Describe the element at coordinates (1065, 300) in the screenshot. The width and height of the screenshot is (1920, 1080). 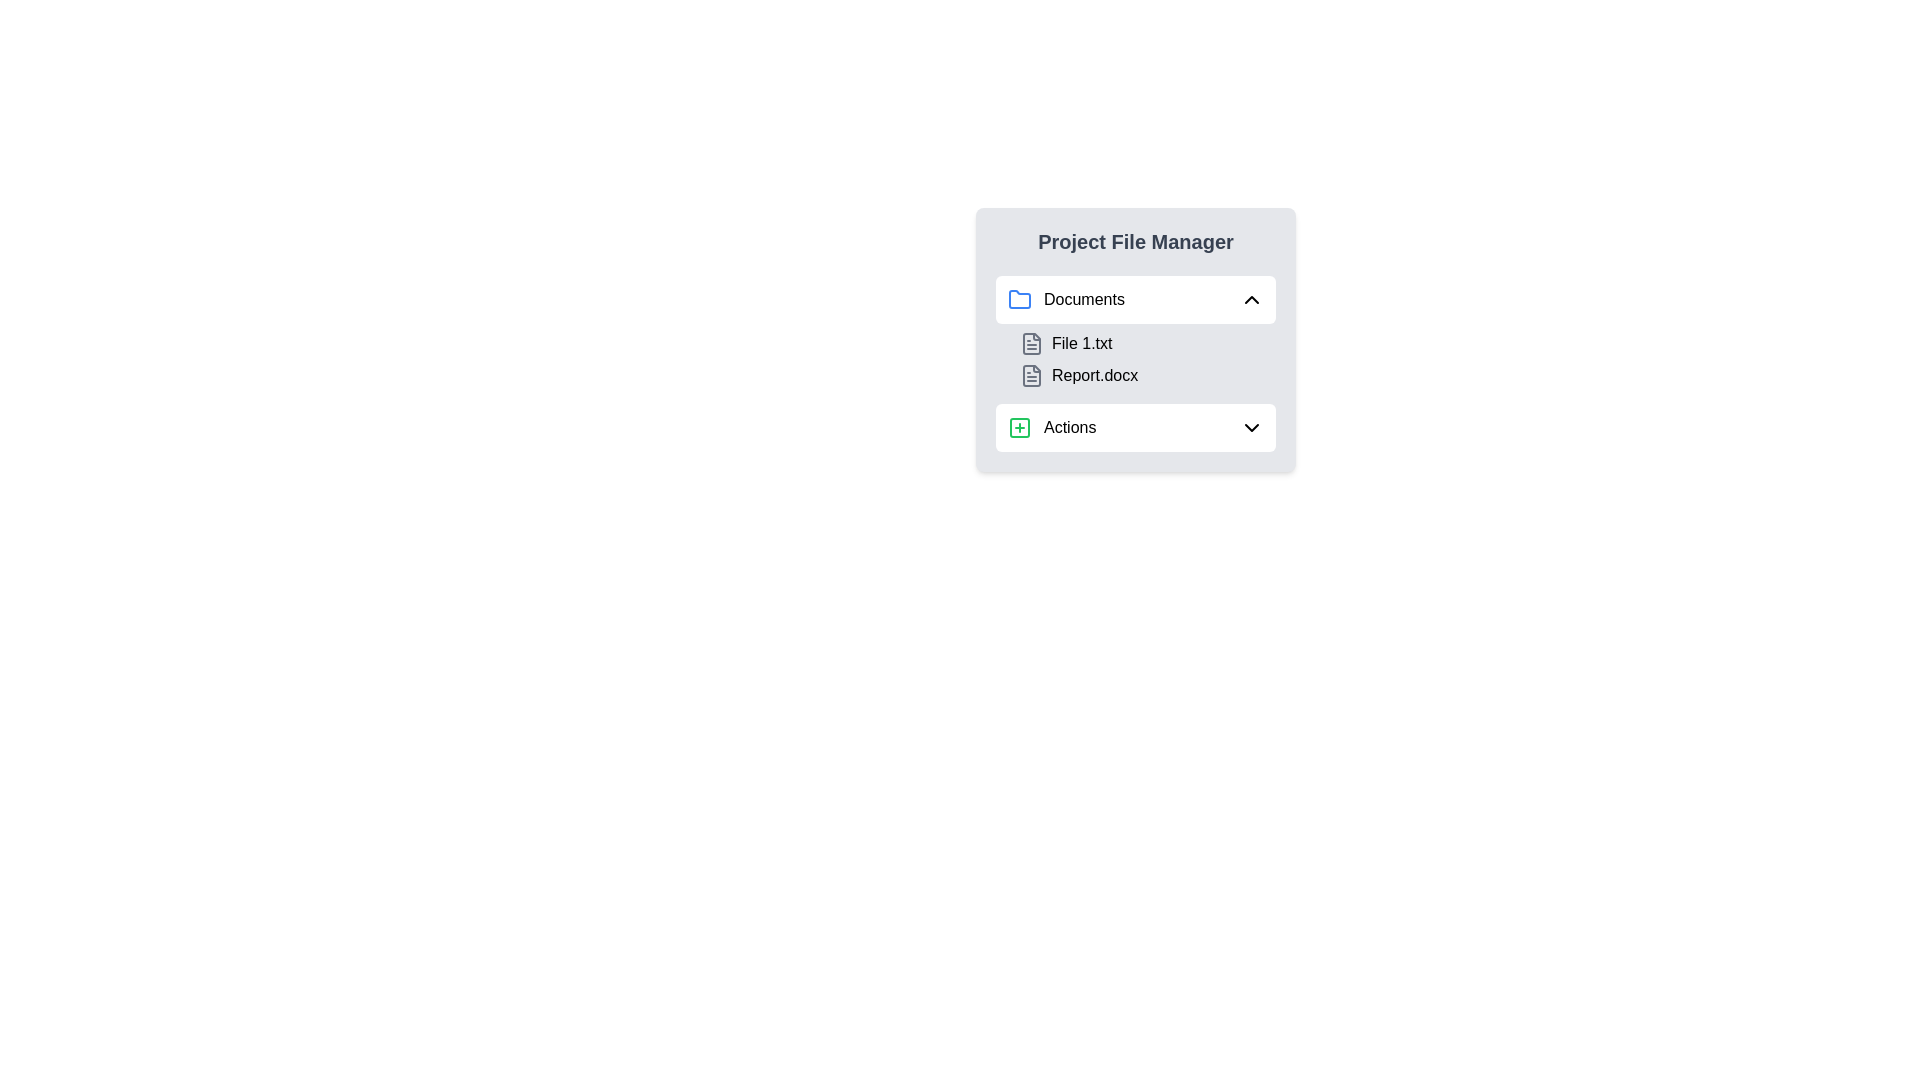
I see `the 'Documents' label with a blue folder icon located at the top-left of the 'Project File Manager' panel` at that location.